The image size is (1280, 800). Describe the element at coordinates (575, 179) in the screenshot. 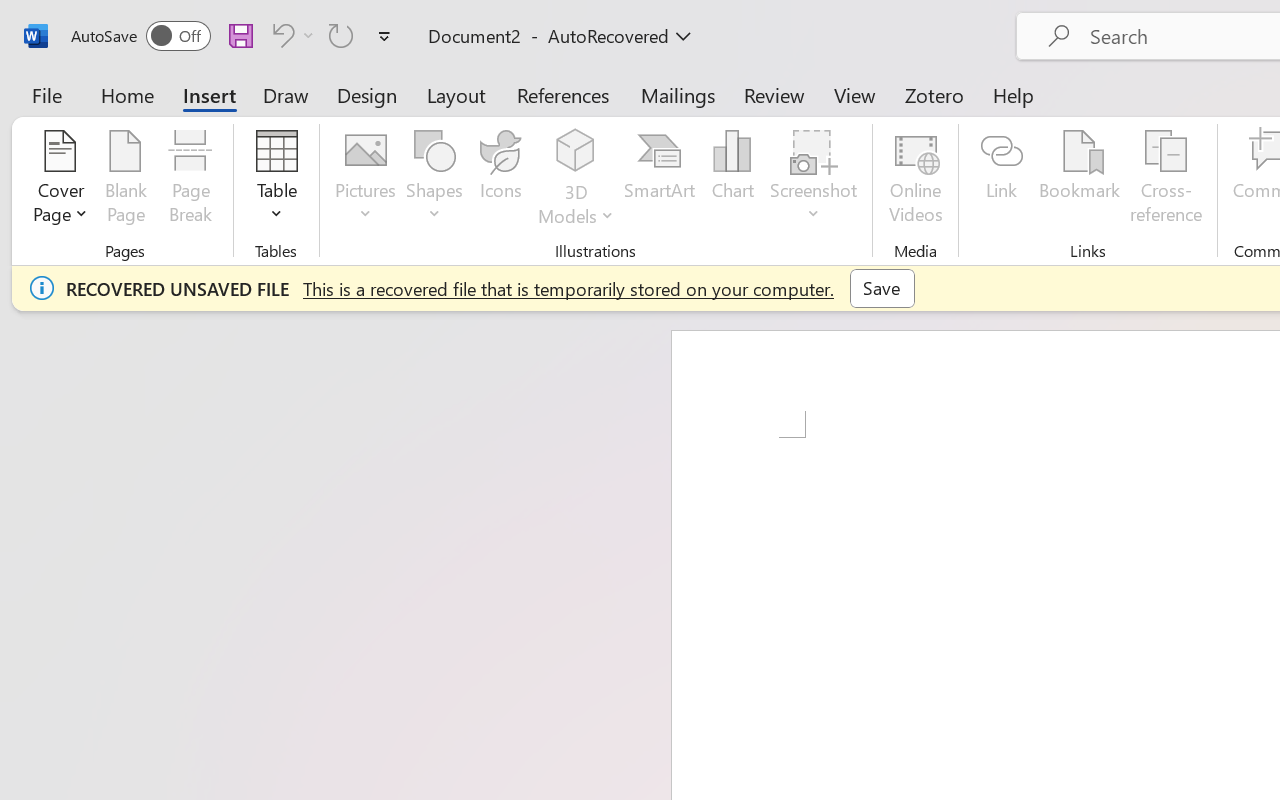

I see `'3D Models'` at that location.